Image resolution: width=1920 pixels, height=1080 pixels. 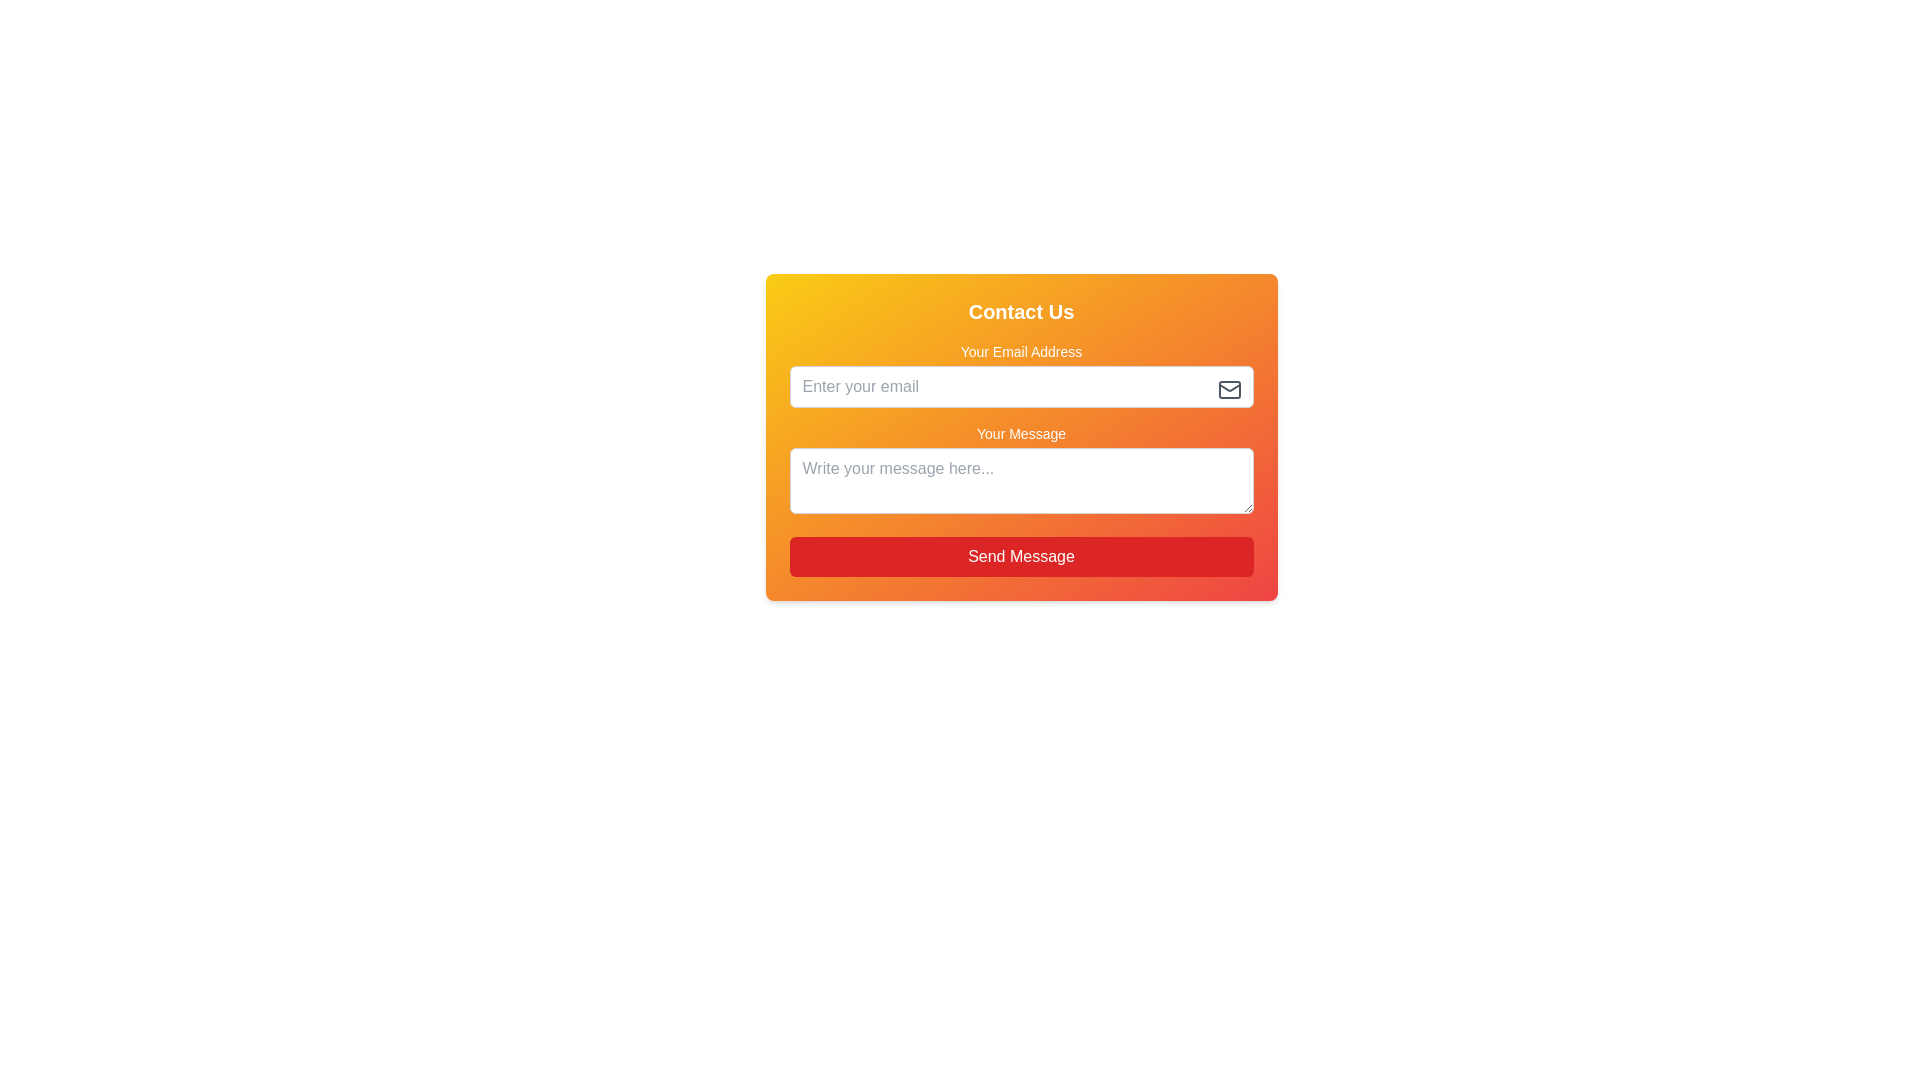 I want to click on the 'Send Message' button, which is a rectangular button with a red background and white text, located at the bottom of the 'Contact Us' card, so click(x=1021, y=556).